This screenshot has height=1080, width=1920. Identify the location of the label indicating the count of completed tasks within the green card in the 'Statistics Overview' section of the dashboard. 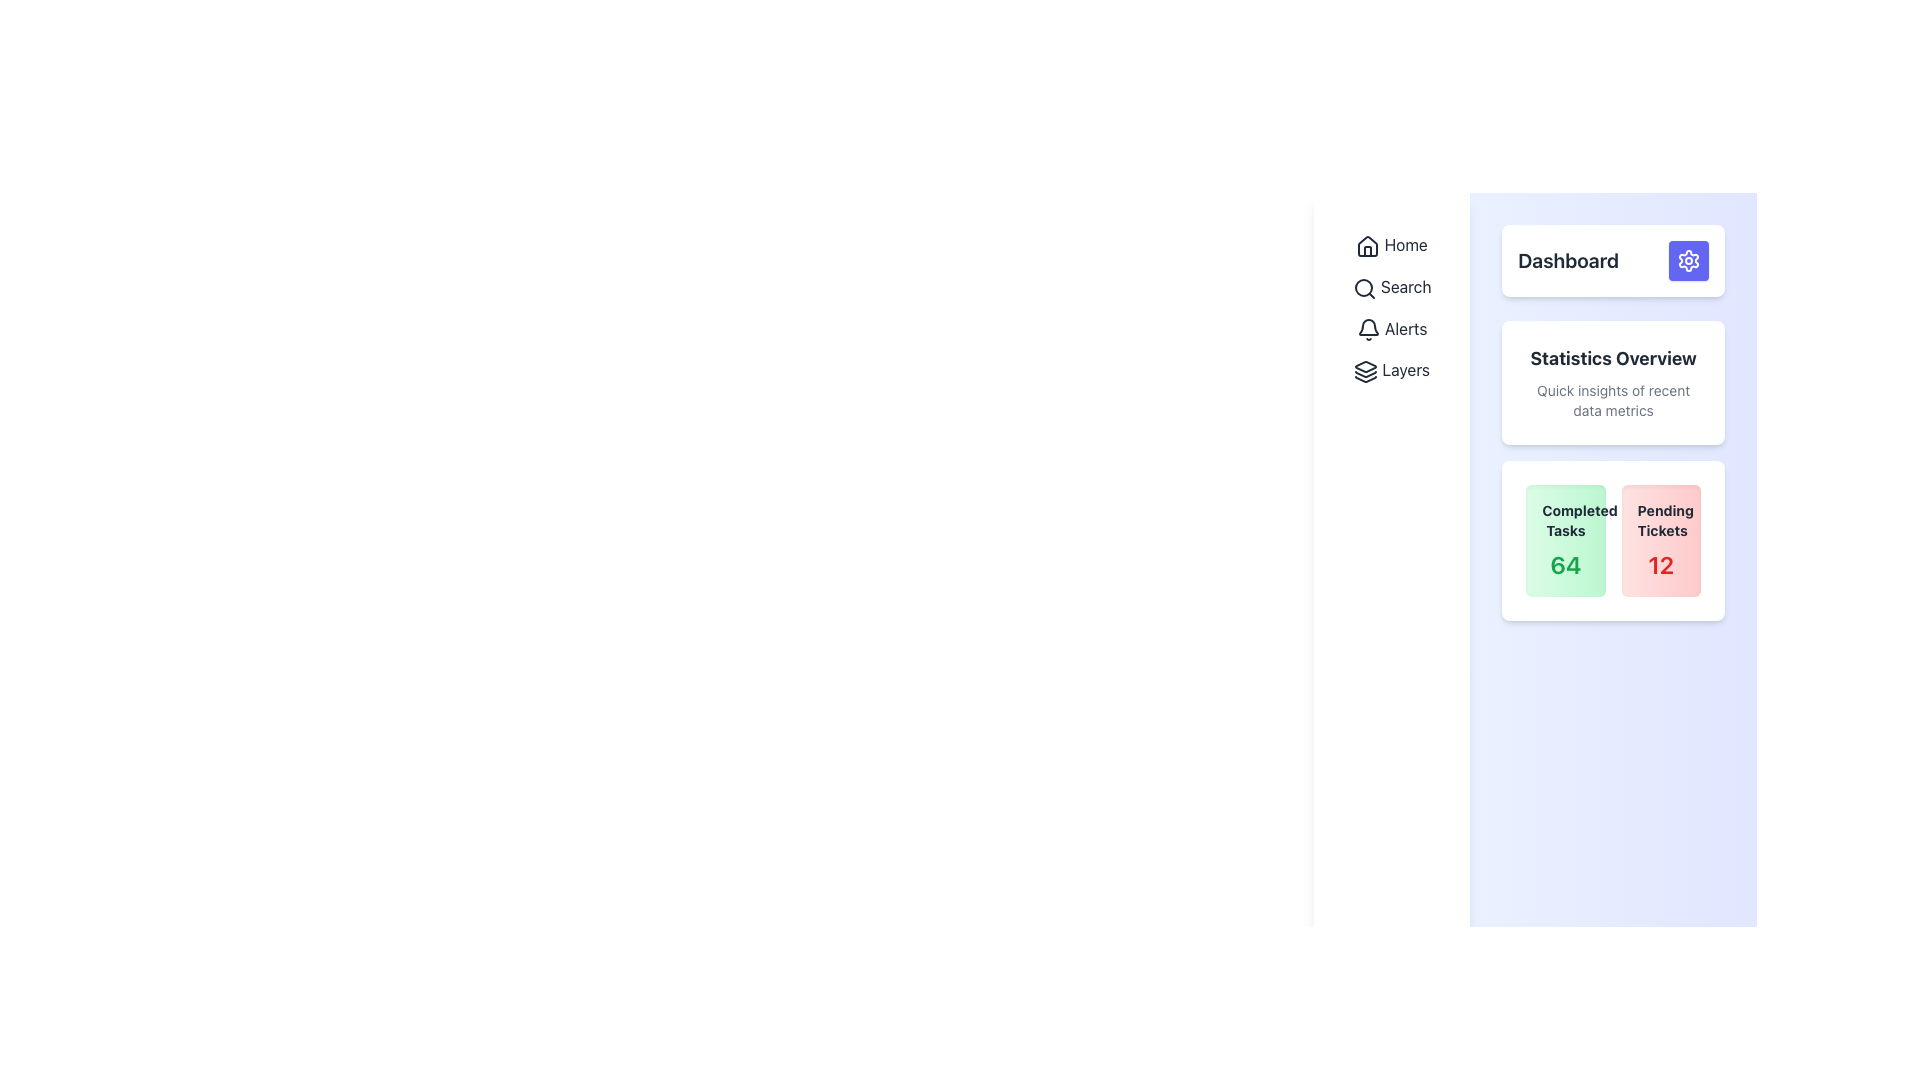
(1564, 519).